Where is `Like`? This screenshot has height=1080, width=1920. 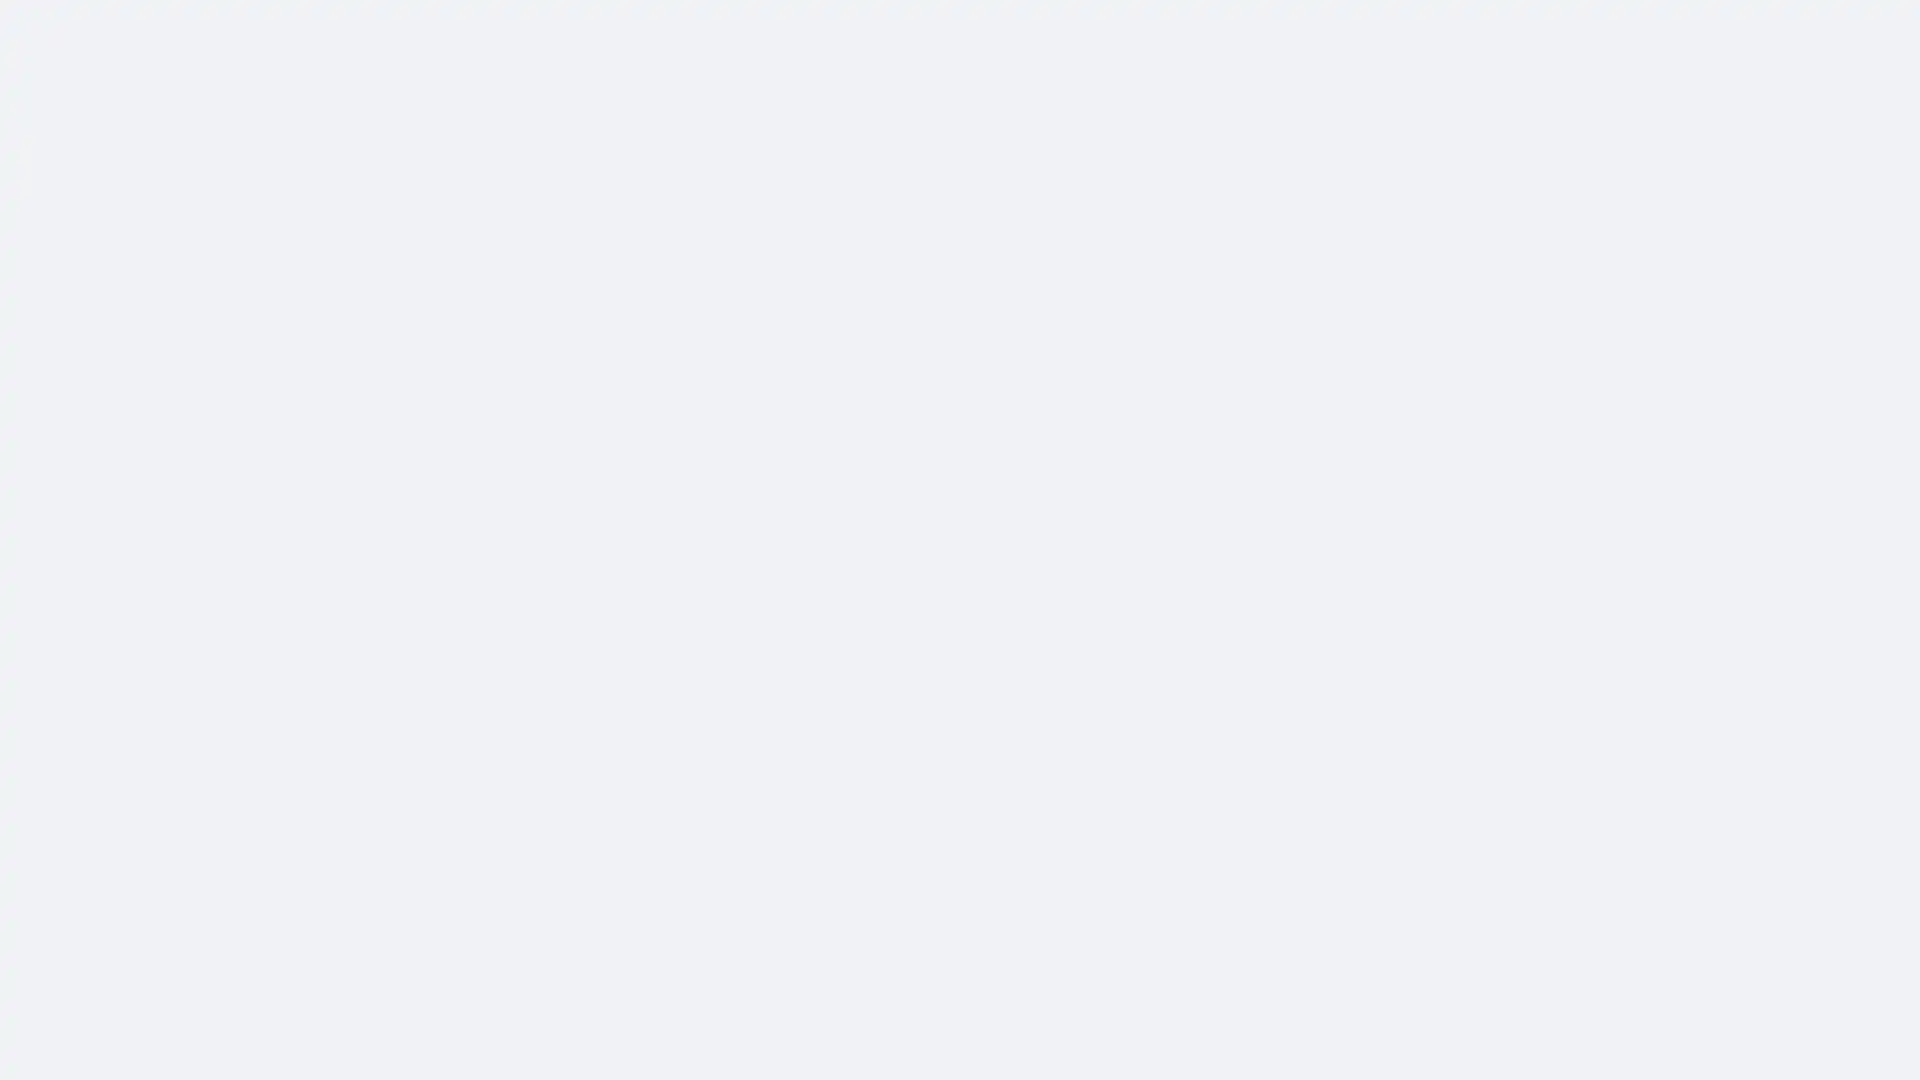 Like is located at coordinates (990, 778).